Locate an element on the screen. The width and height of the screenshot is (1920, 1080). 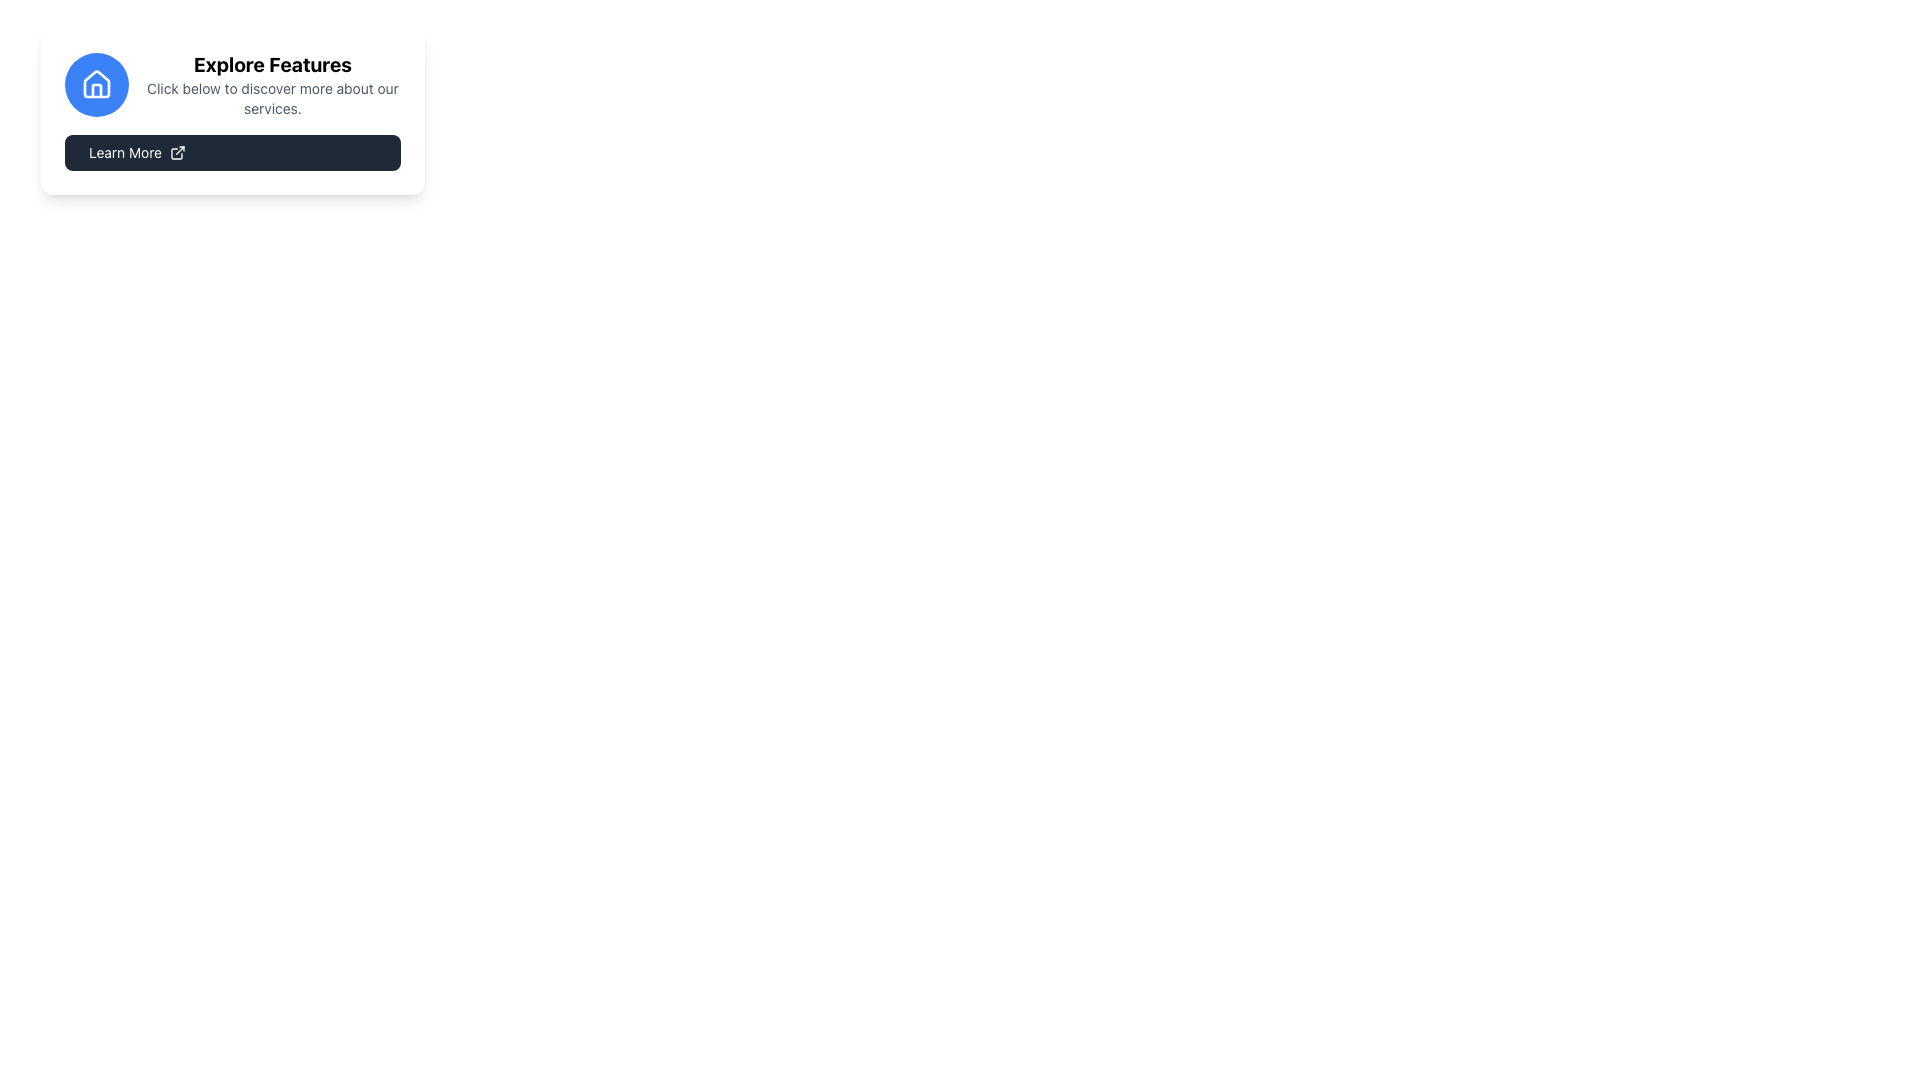
the 'home' icon located in the blue circular area at the top left corner of the card component is located at coordinates (95, 83).